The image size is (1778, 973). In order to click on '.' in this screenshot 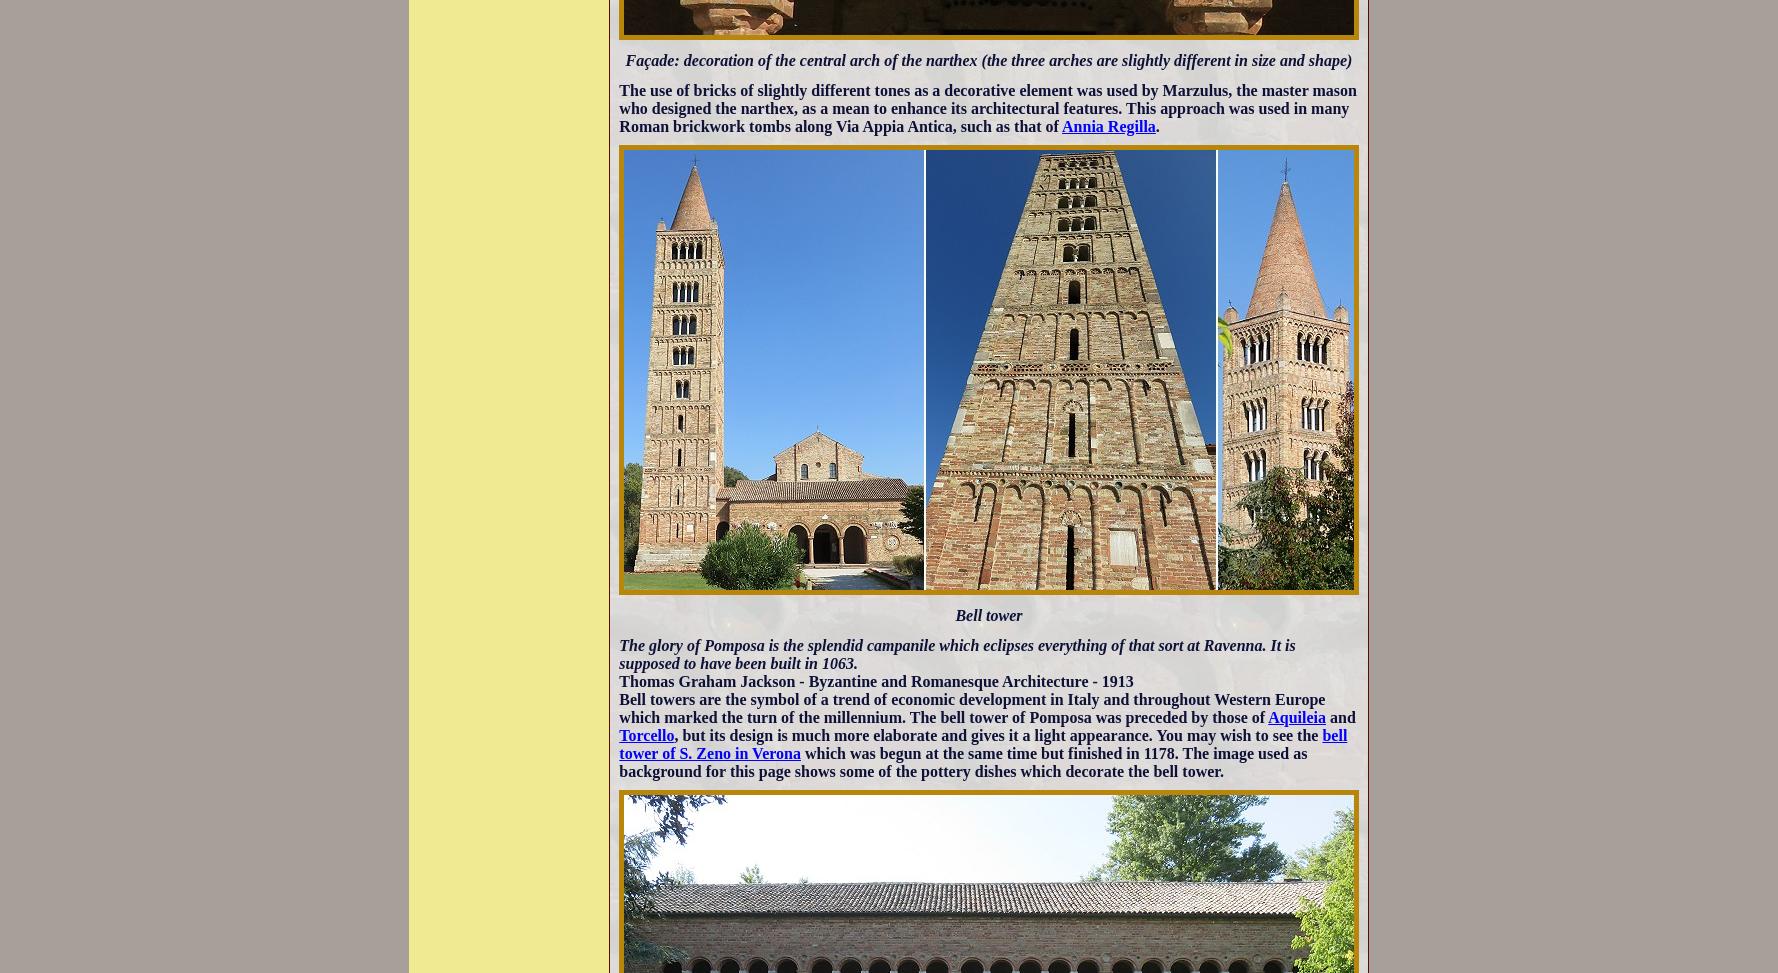, I will do `click(1156, 124)`.